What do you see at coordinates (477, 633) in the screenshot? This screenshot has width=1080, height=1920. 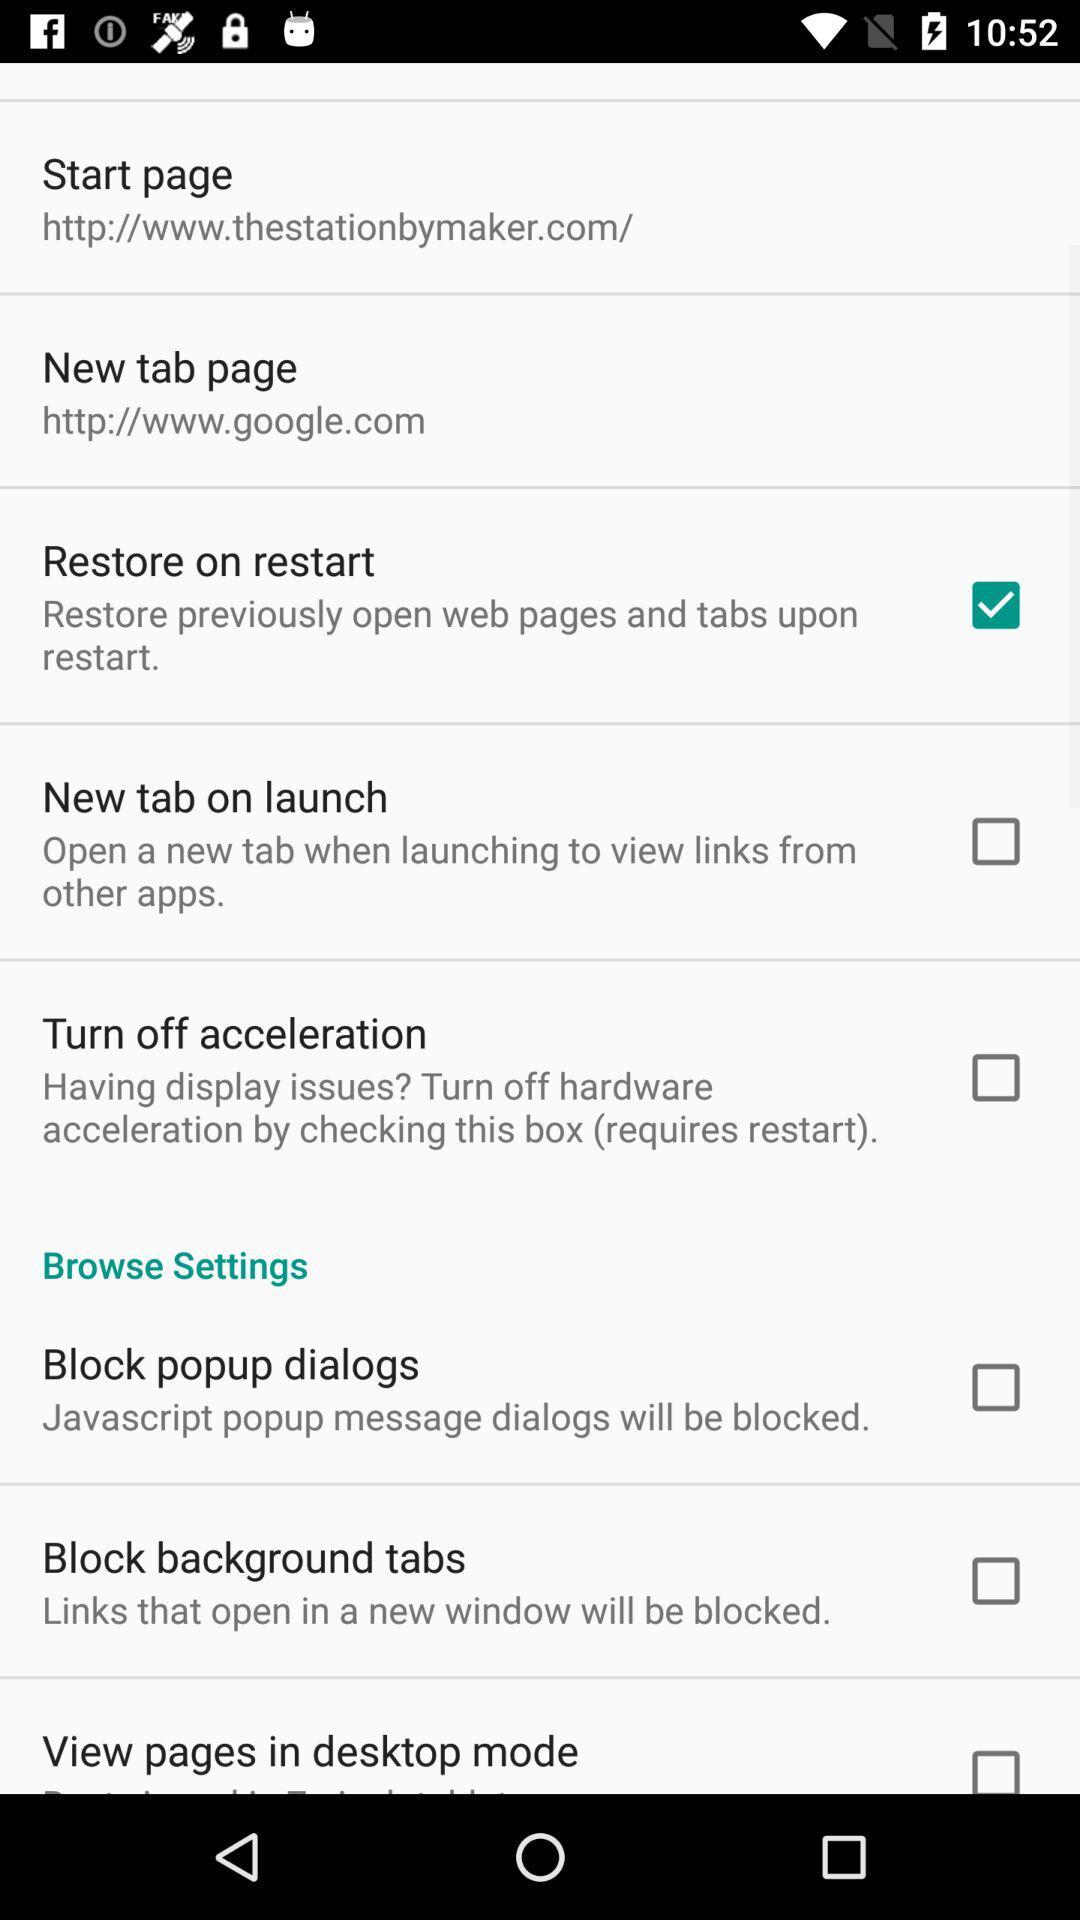 I see `item below the restore on restart` at bounding box center [477, 633].